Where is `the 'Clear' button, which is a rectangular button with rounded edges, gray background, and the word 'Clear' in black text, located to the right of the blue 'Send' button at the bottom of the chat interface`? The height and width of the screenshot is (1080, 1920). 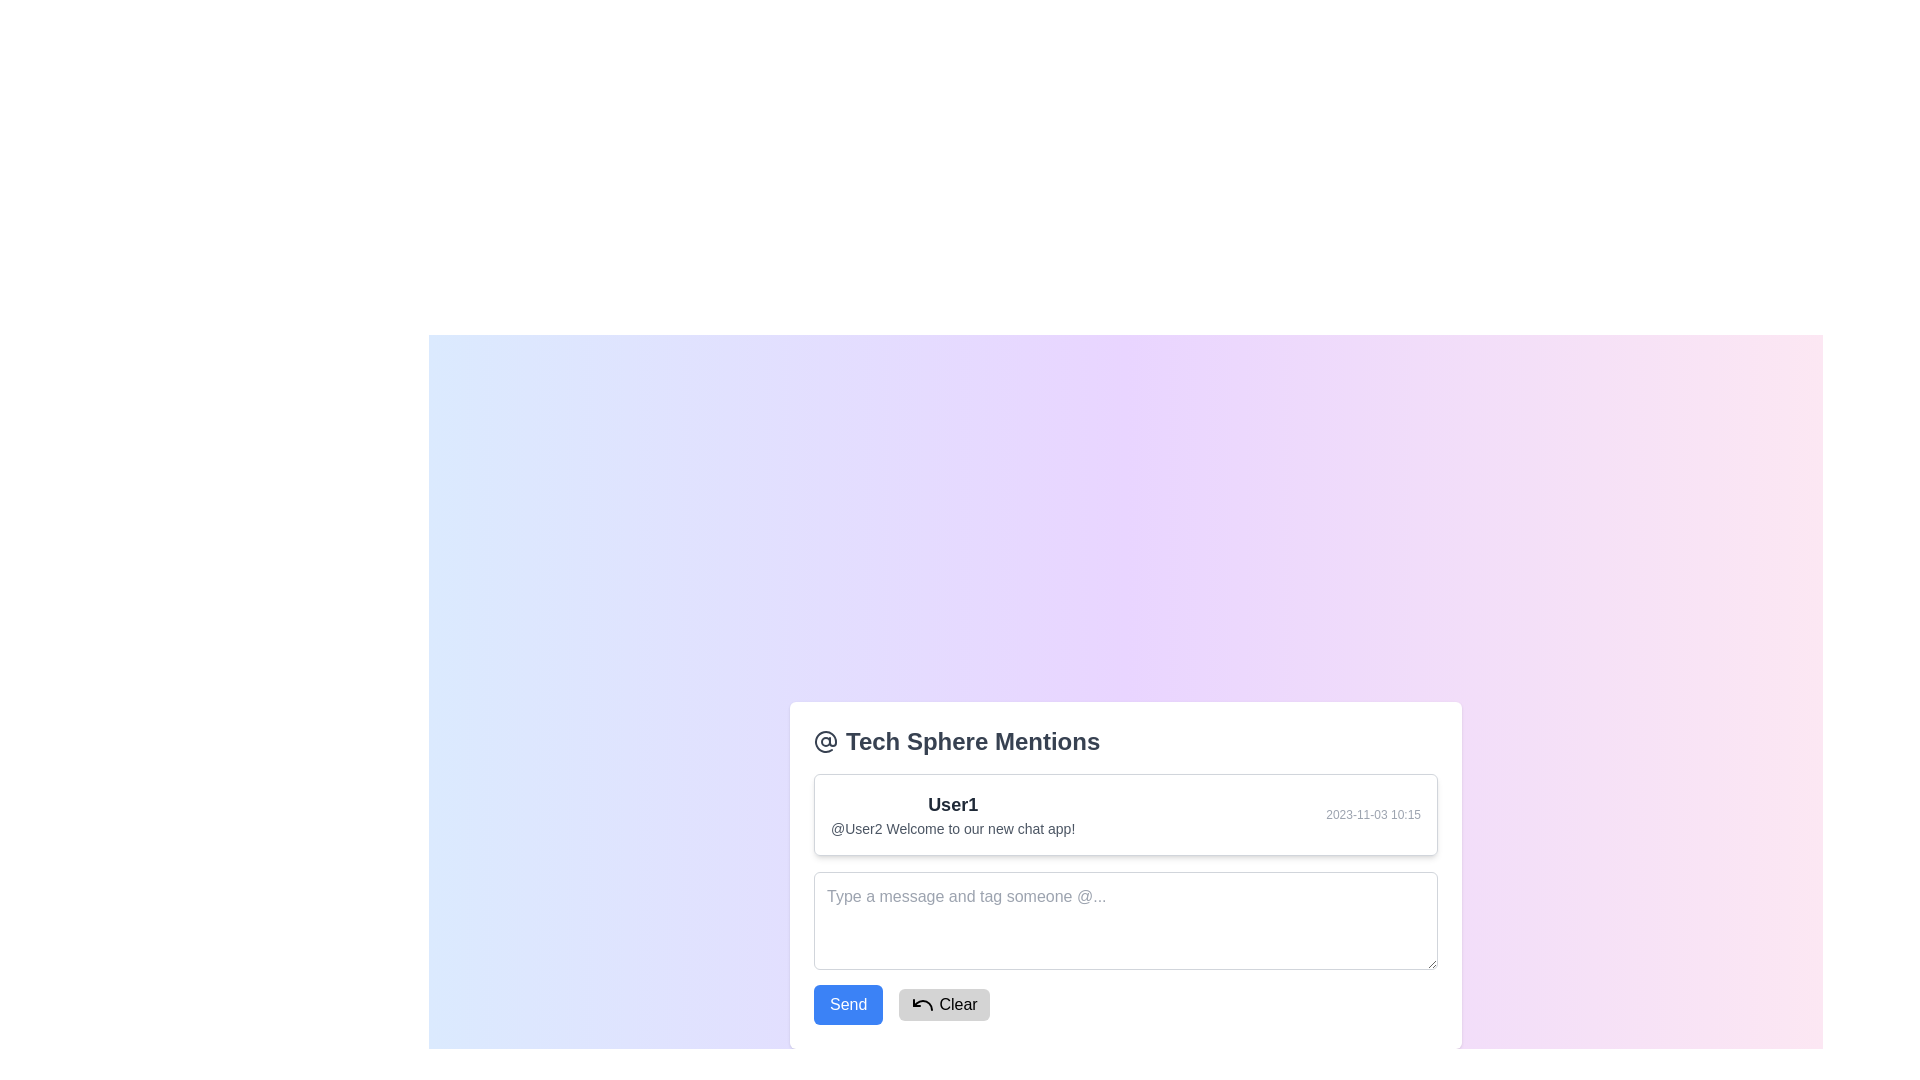
the 'Clear' button, which is a rectangular button with rounded edges, gray background, and the word 'Clear' in black text, located to the right of the blue 'Send' button at the bottom of the chat interface is located at coordinates (943, 1004).